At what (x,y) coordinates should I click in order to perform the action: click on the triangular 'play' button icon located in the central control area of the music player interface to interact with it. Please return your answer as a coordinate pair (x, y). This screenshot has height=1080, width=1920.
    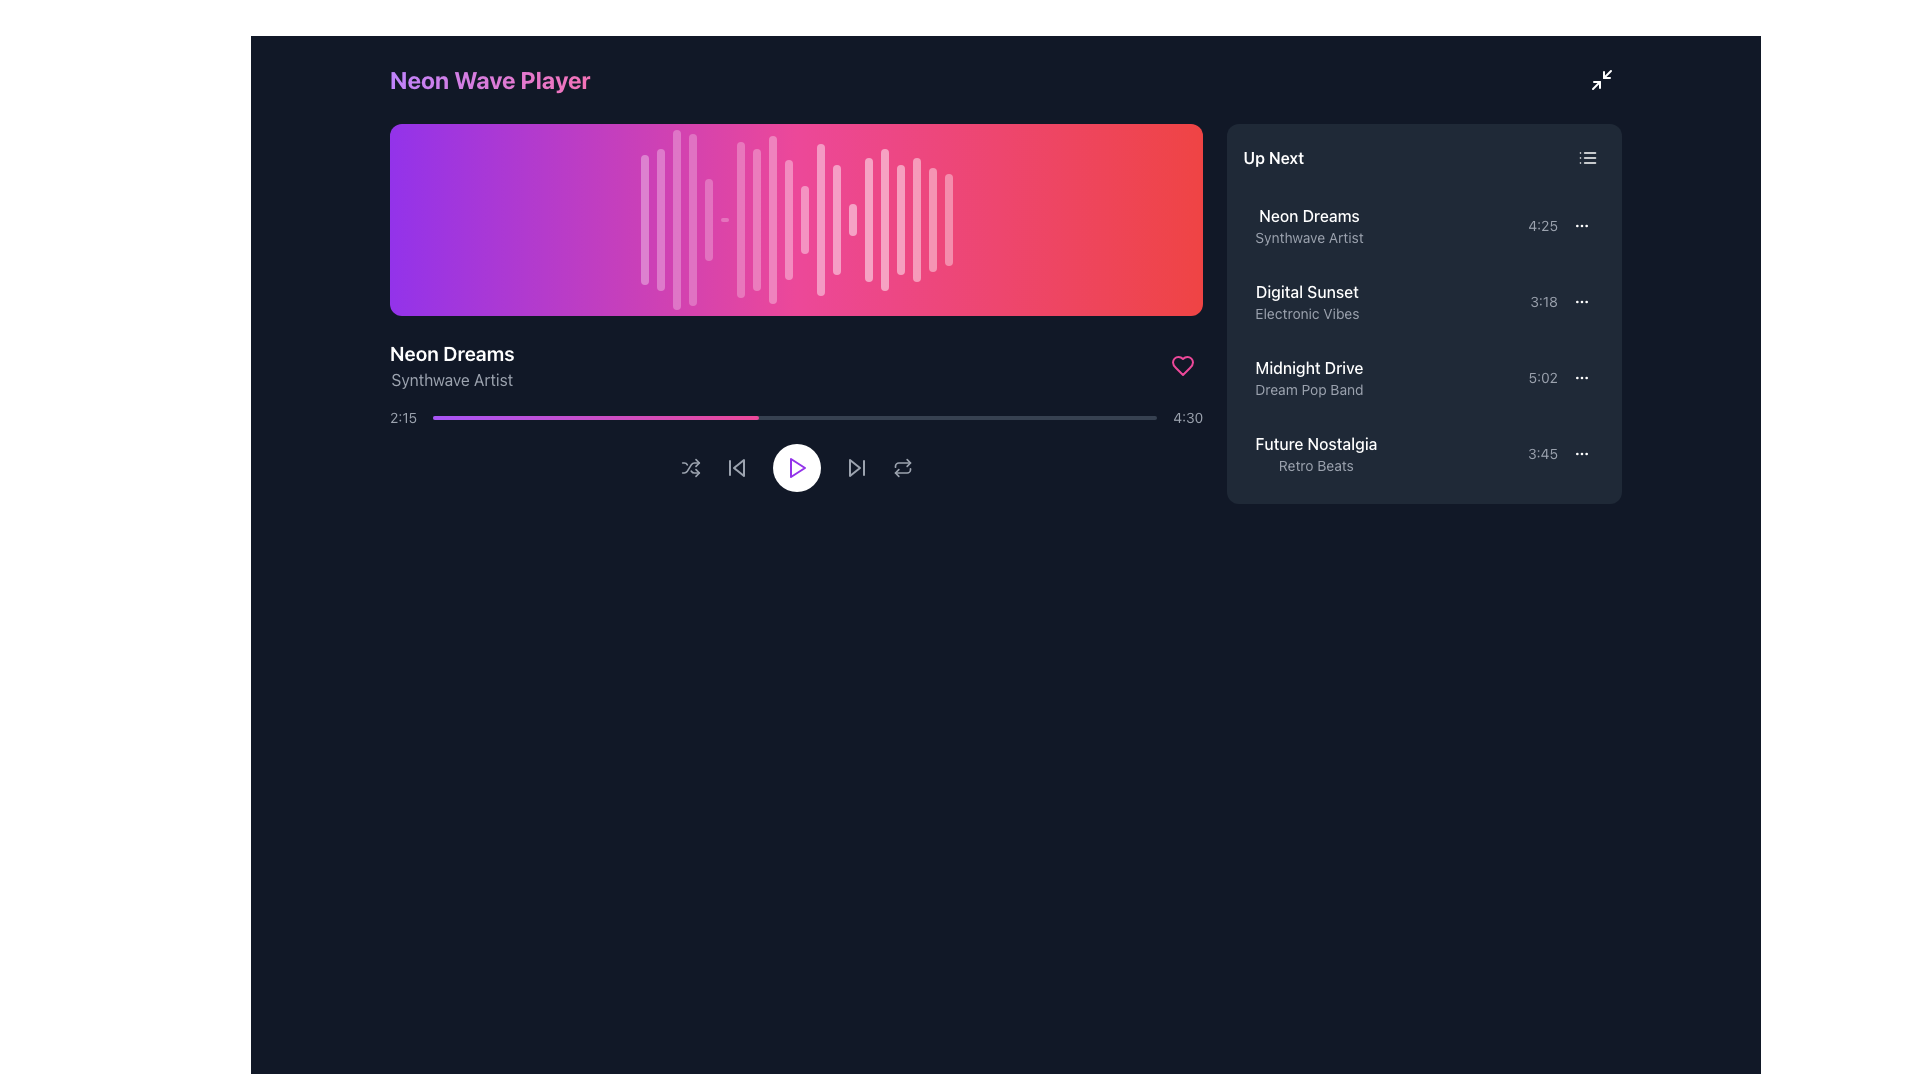
    Looking at the image, I should click on (796, 467).